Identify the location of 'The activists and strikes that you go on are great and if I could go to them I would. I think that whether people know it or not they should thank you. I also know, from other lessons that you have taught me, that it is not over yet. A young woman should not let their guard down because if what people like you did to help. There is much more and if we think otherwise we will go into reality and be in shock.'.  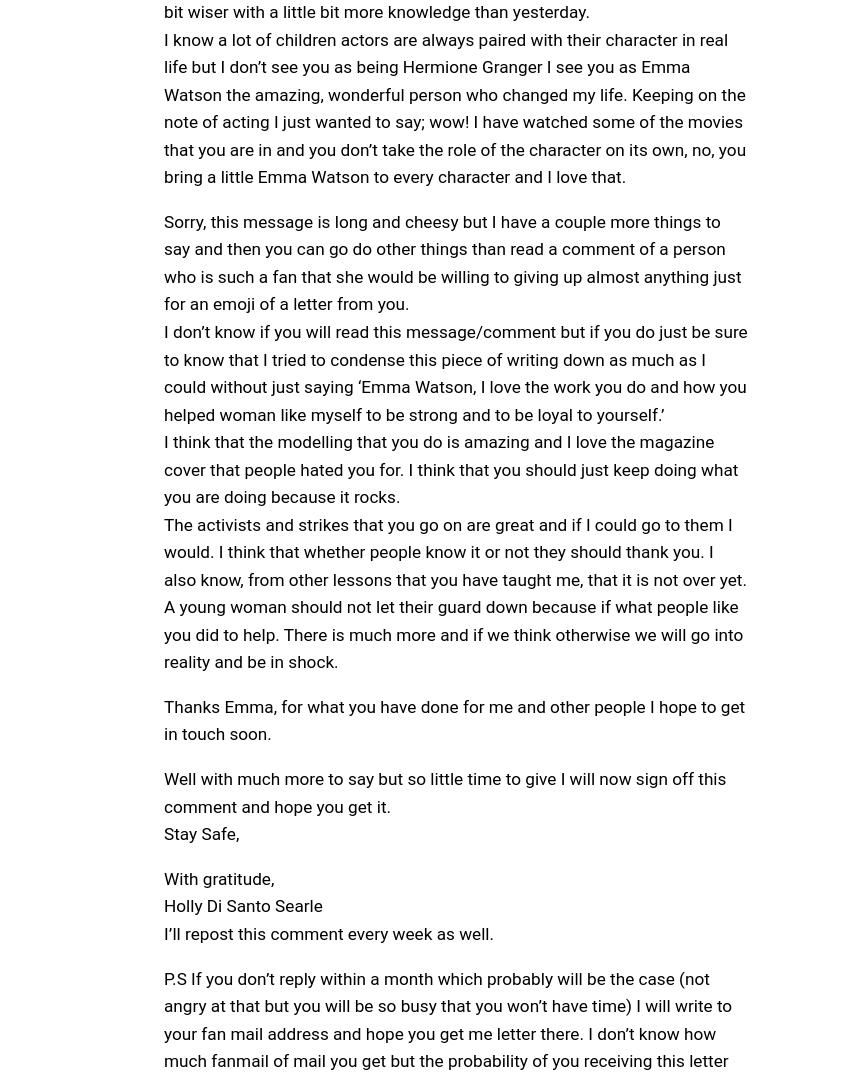
(454, 592).